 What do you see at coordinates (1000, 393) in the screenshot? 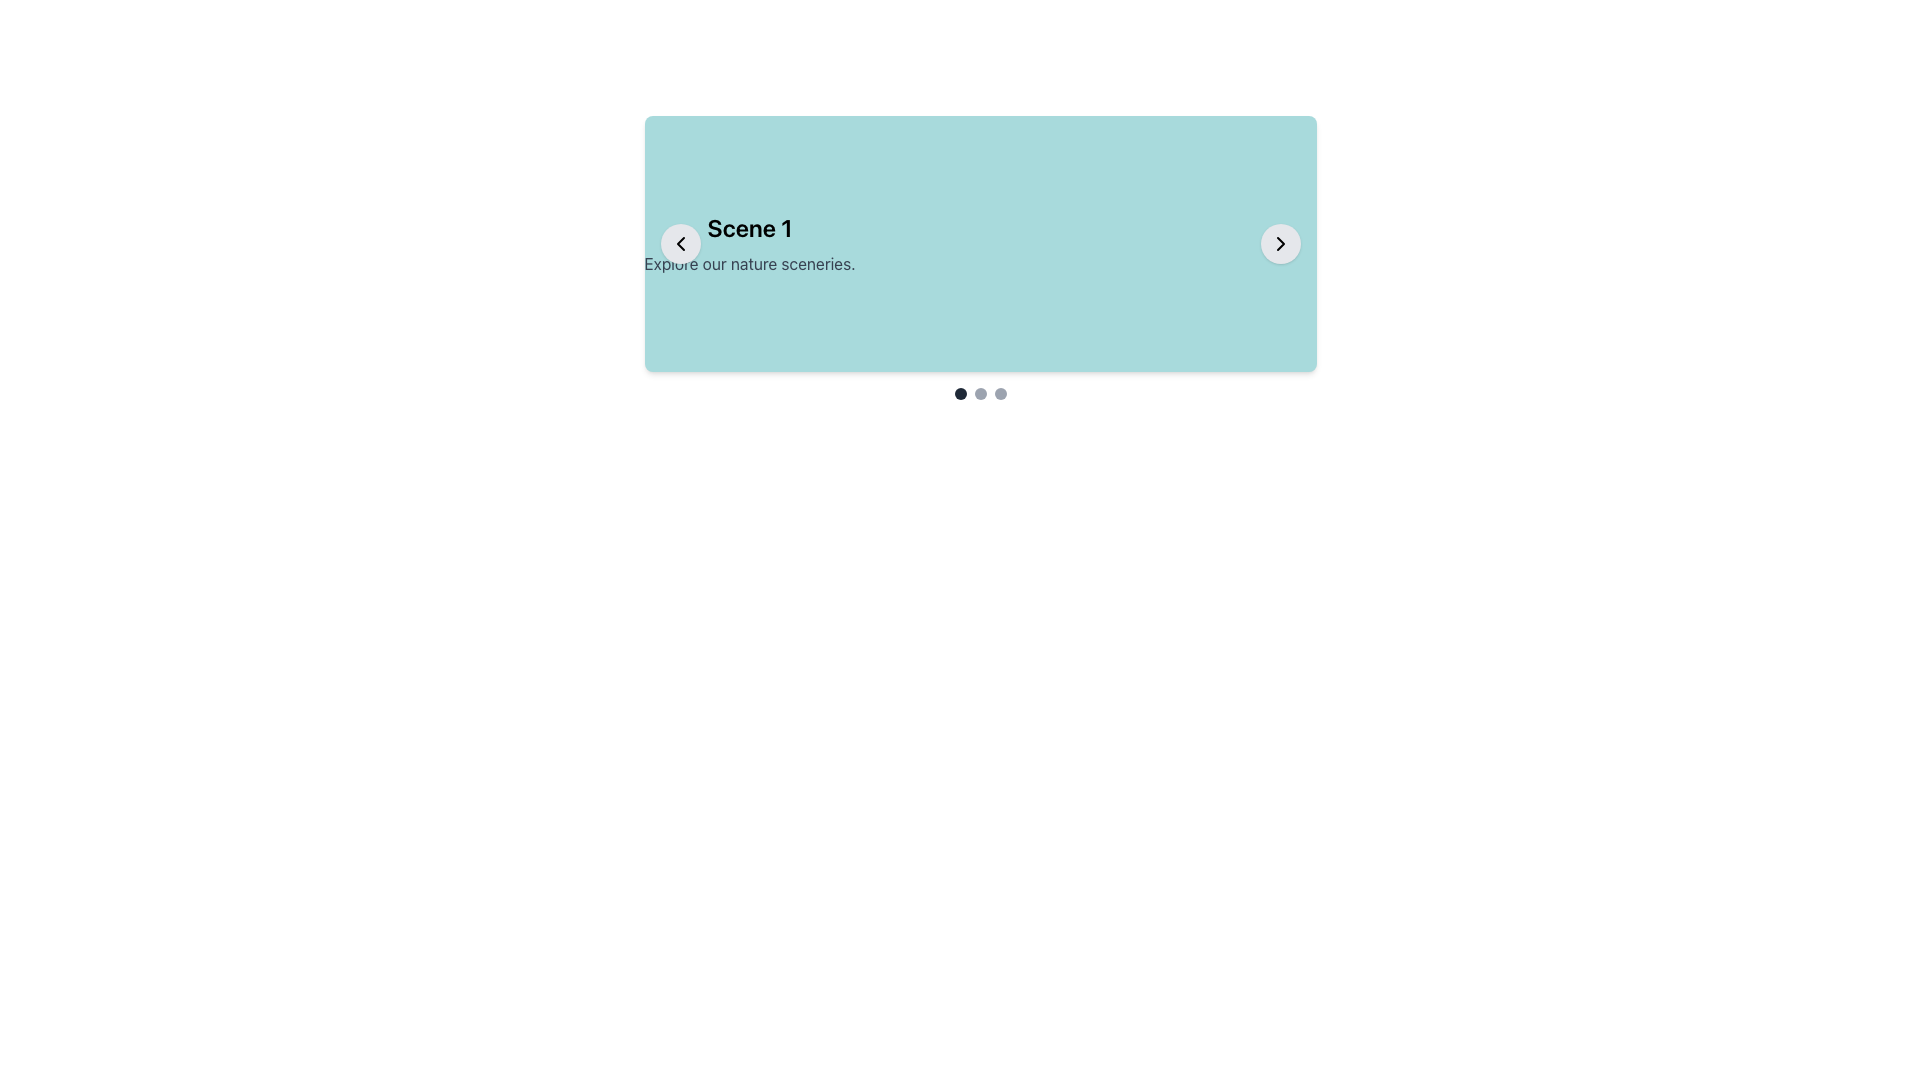
I see `the third navigation indicator dot, which is aligned horizontally below a light blue rectangular area containing text` at bounding box center [1000, 393].